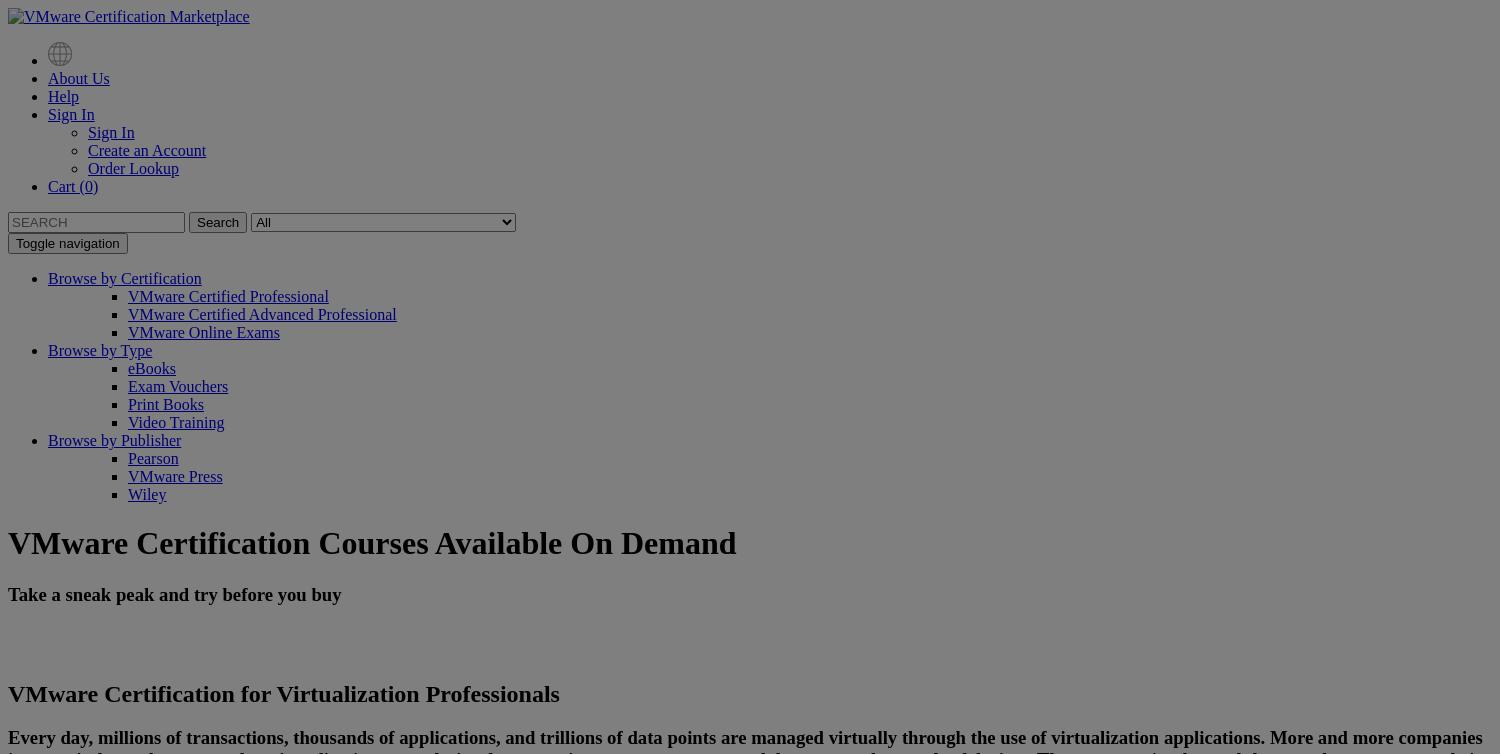 The height and width of the screenshot is (754, 1500). What do you see at coordinates (174, 592) in the screenshot?
I see `'Take a sneak peak and try before you buy'` at bounding box center [174, 592].